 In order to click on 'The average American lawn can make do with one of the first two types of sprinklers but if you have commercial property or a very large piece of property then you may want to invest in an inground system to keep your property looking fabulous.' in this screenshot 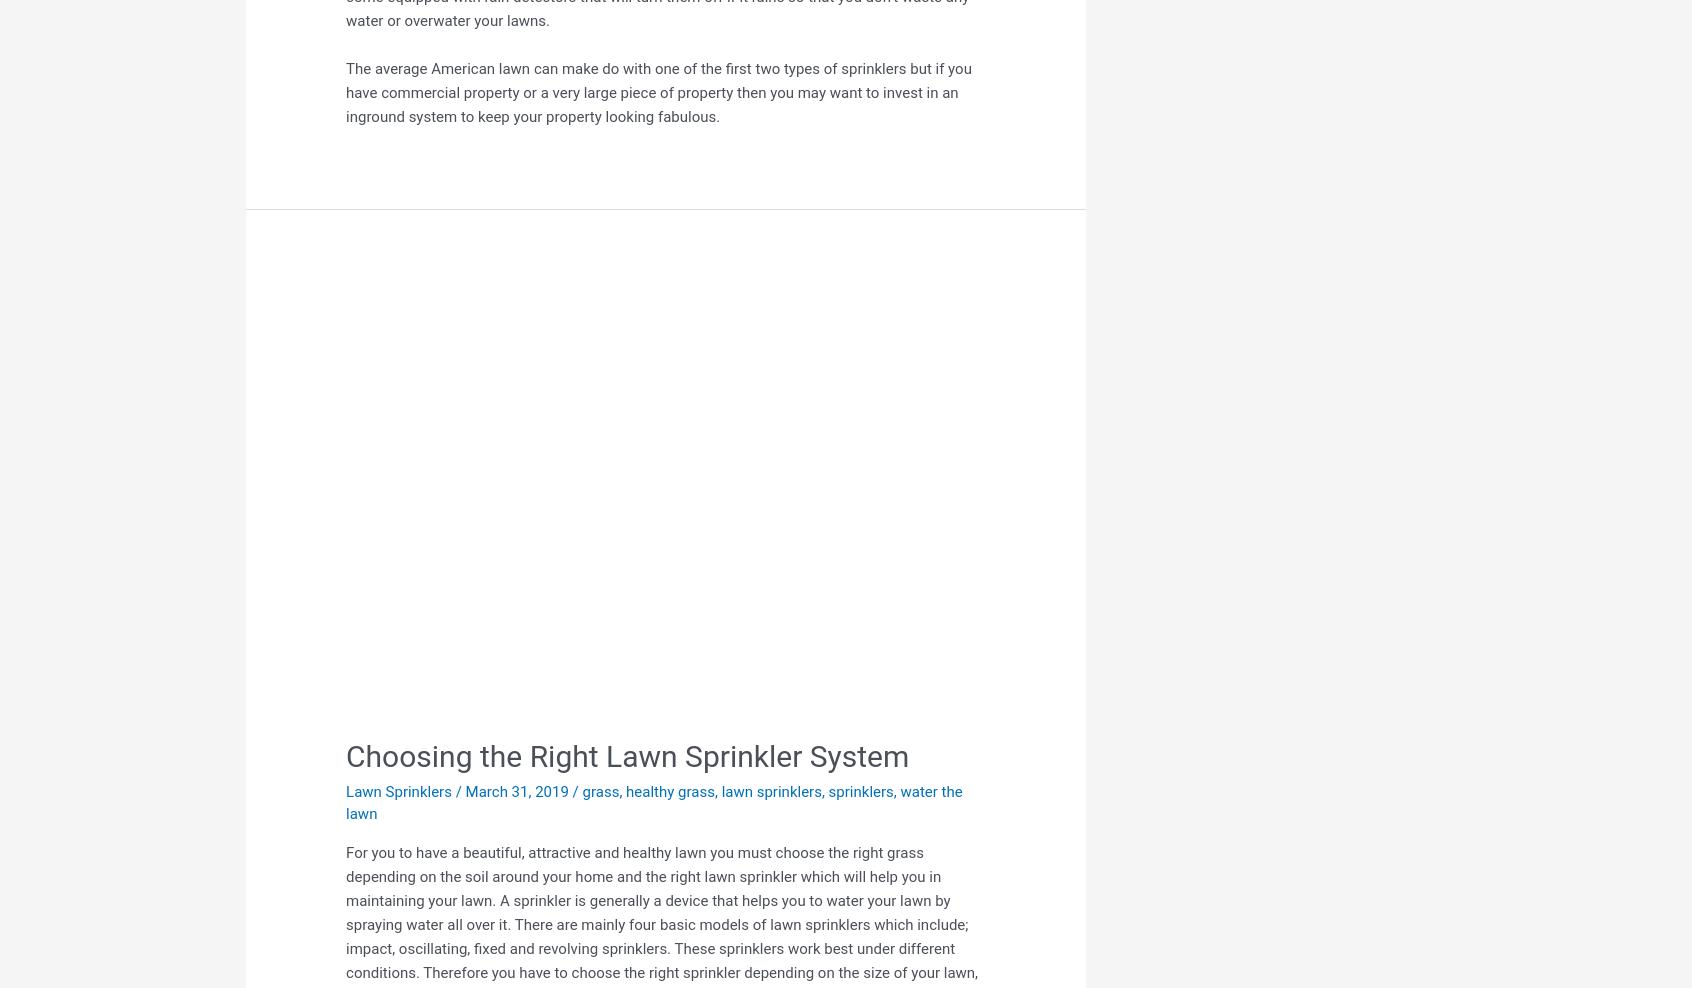, I will do `click(658, 91)`.